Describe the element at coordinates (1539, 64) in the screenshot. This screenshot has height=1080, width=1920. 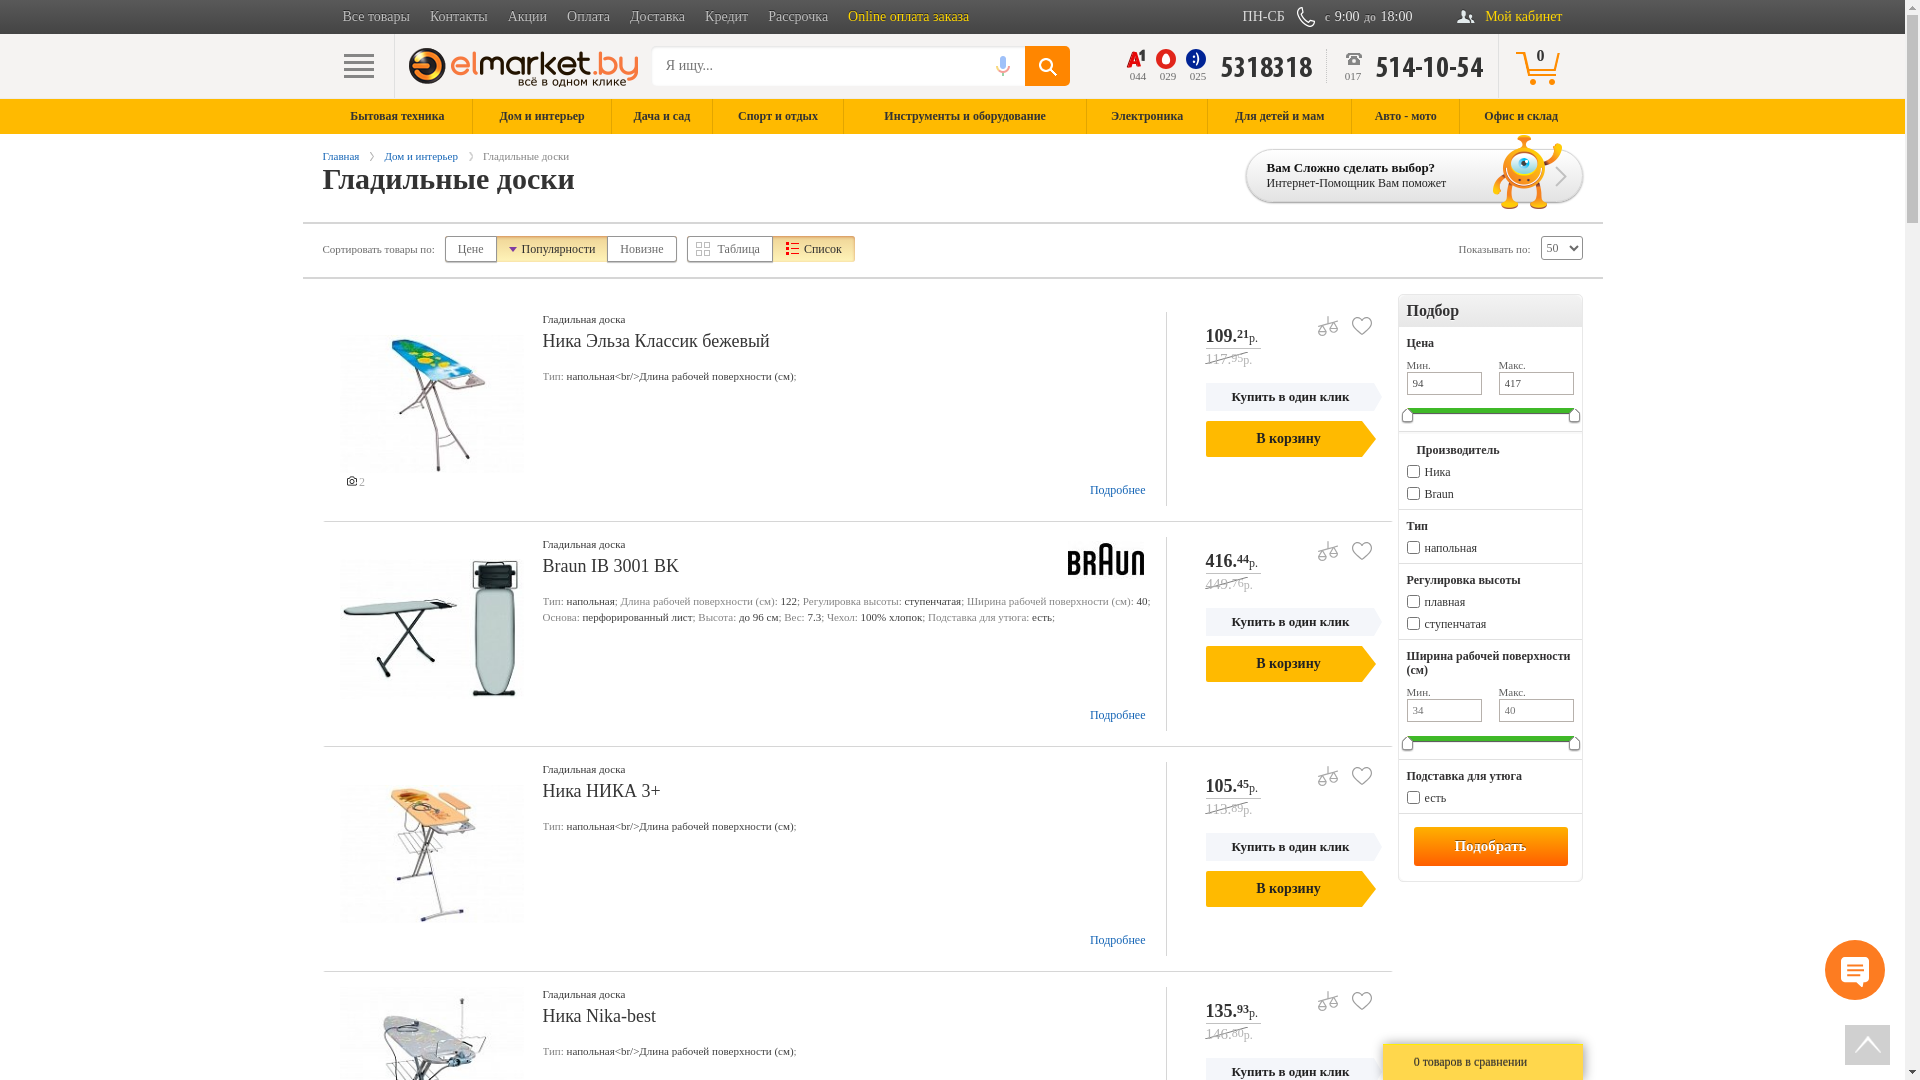
I see `'0'` at that location.